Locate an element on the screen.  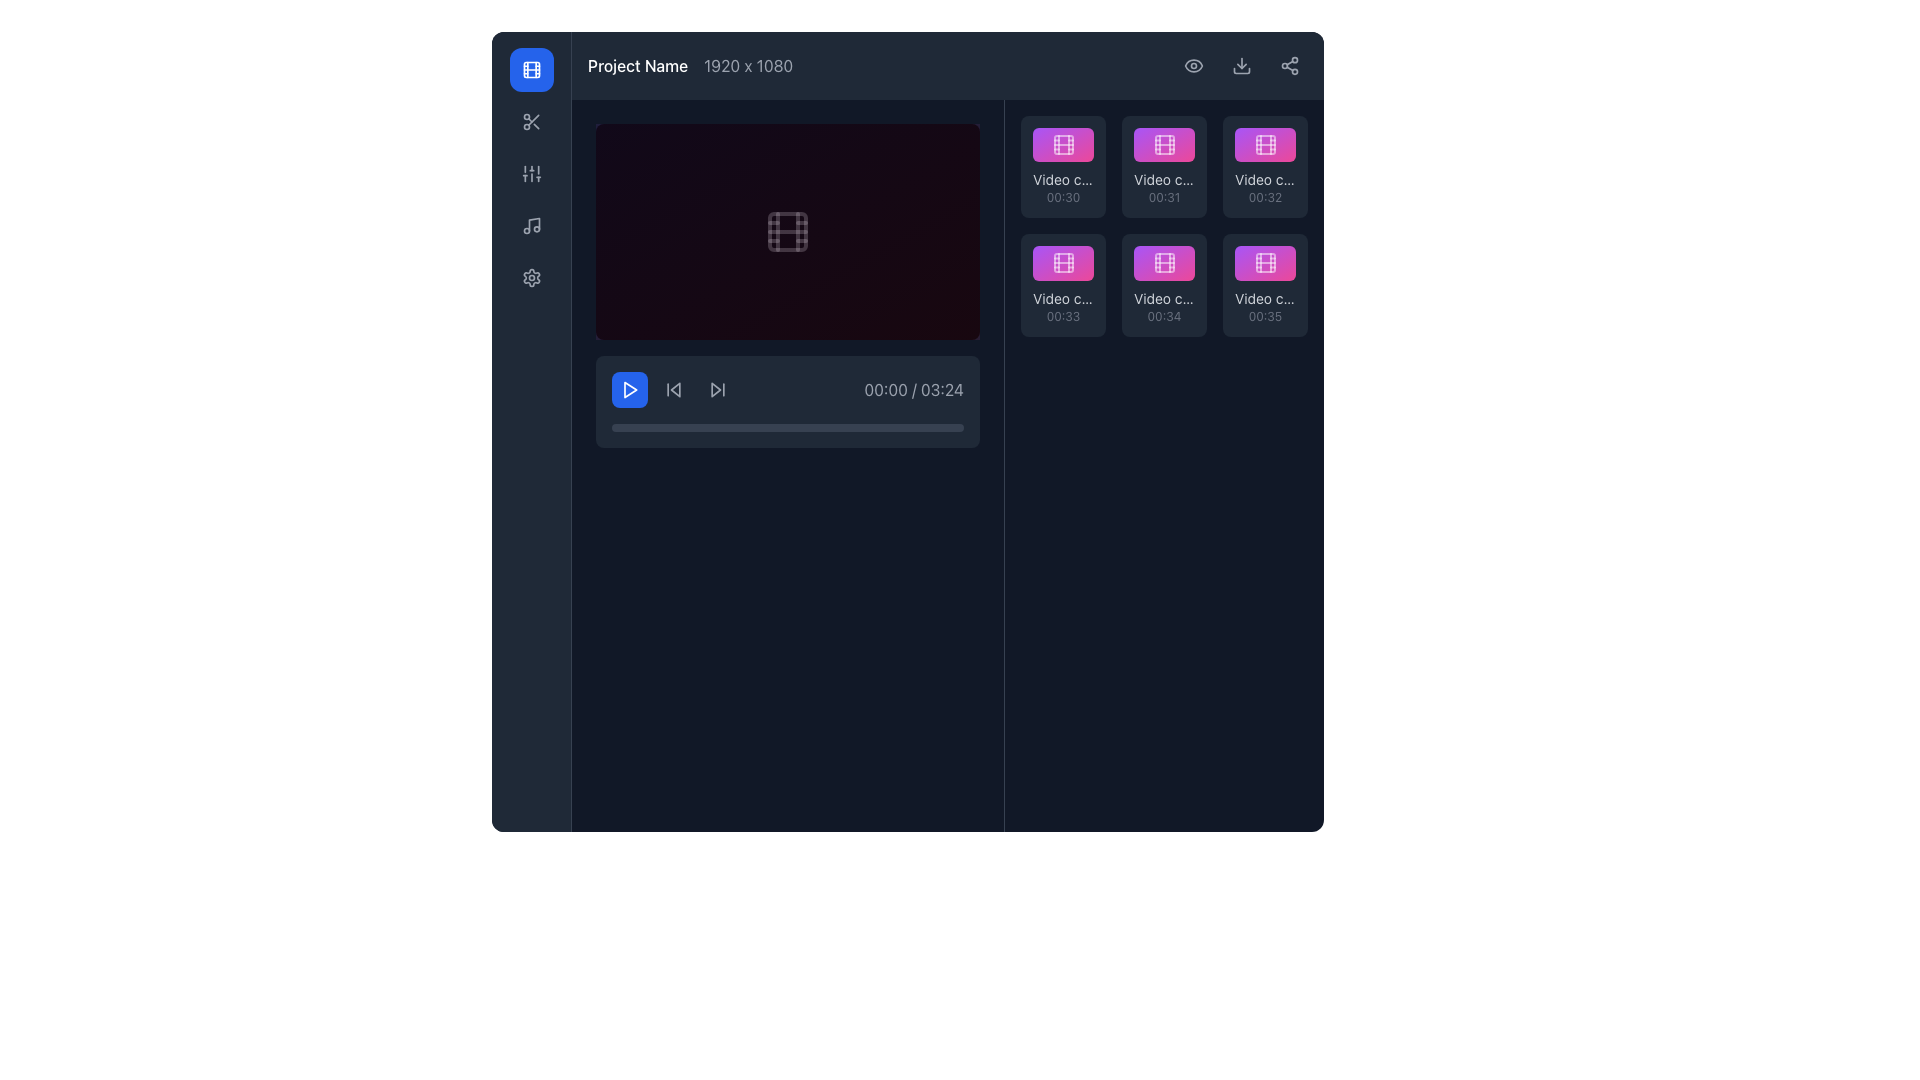
text label indicating the duration of the video clip located below 'Video clip 4' in the grid layout is located at coordinates (1062, 315).